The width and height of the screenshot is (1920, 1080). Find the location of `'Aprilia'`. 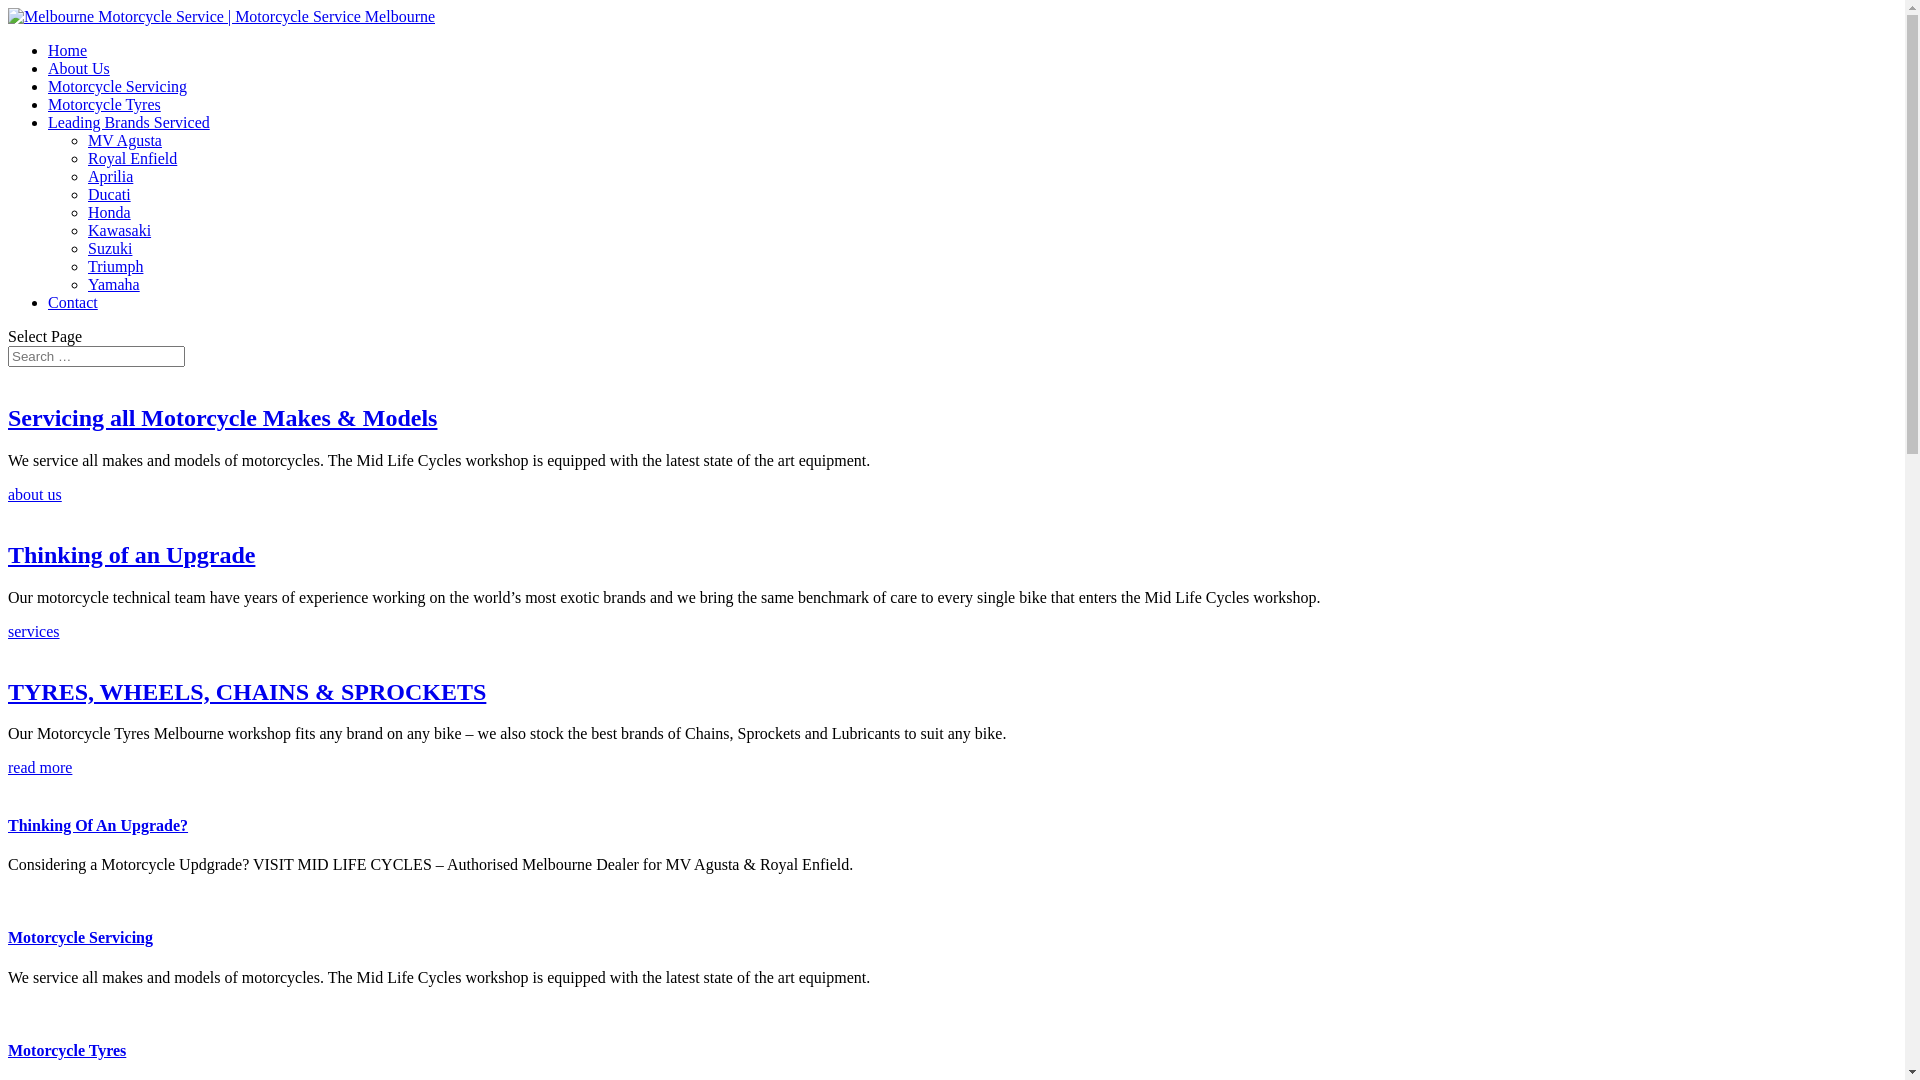

'Aprilia' is located at coordinates (109, 175).